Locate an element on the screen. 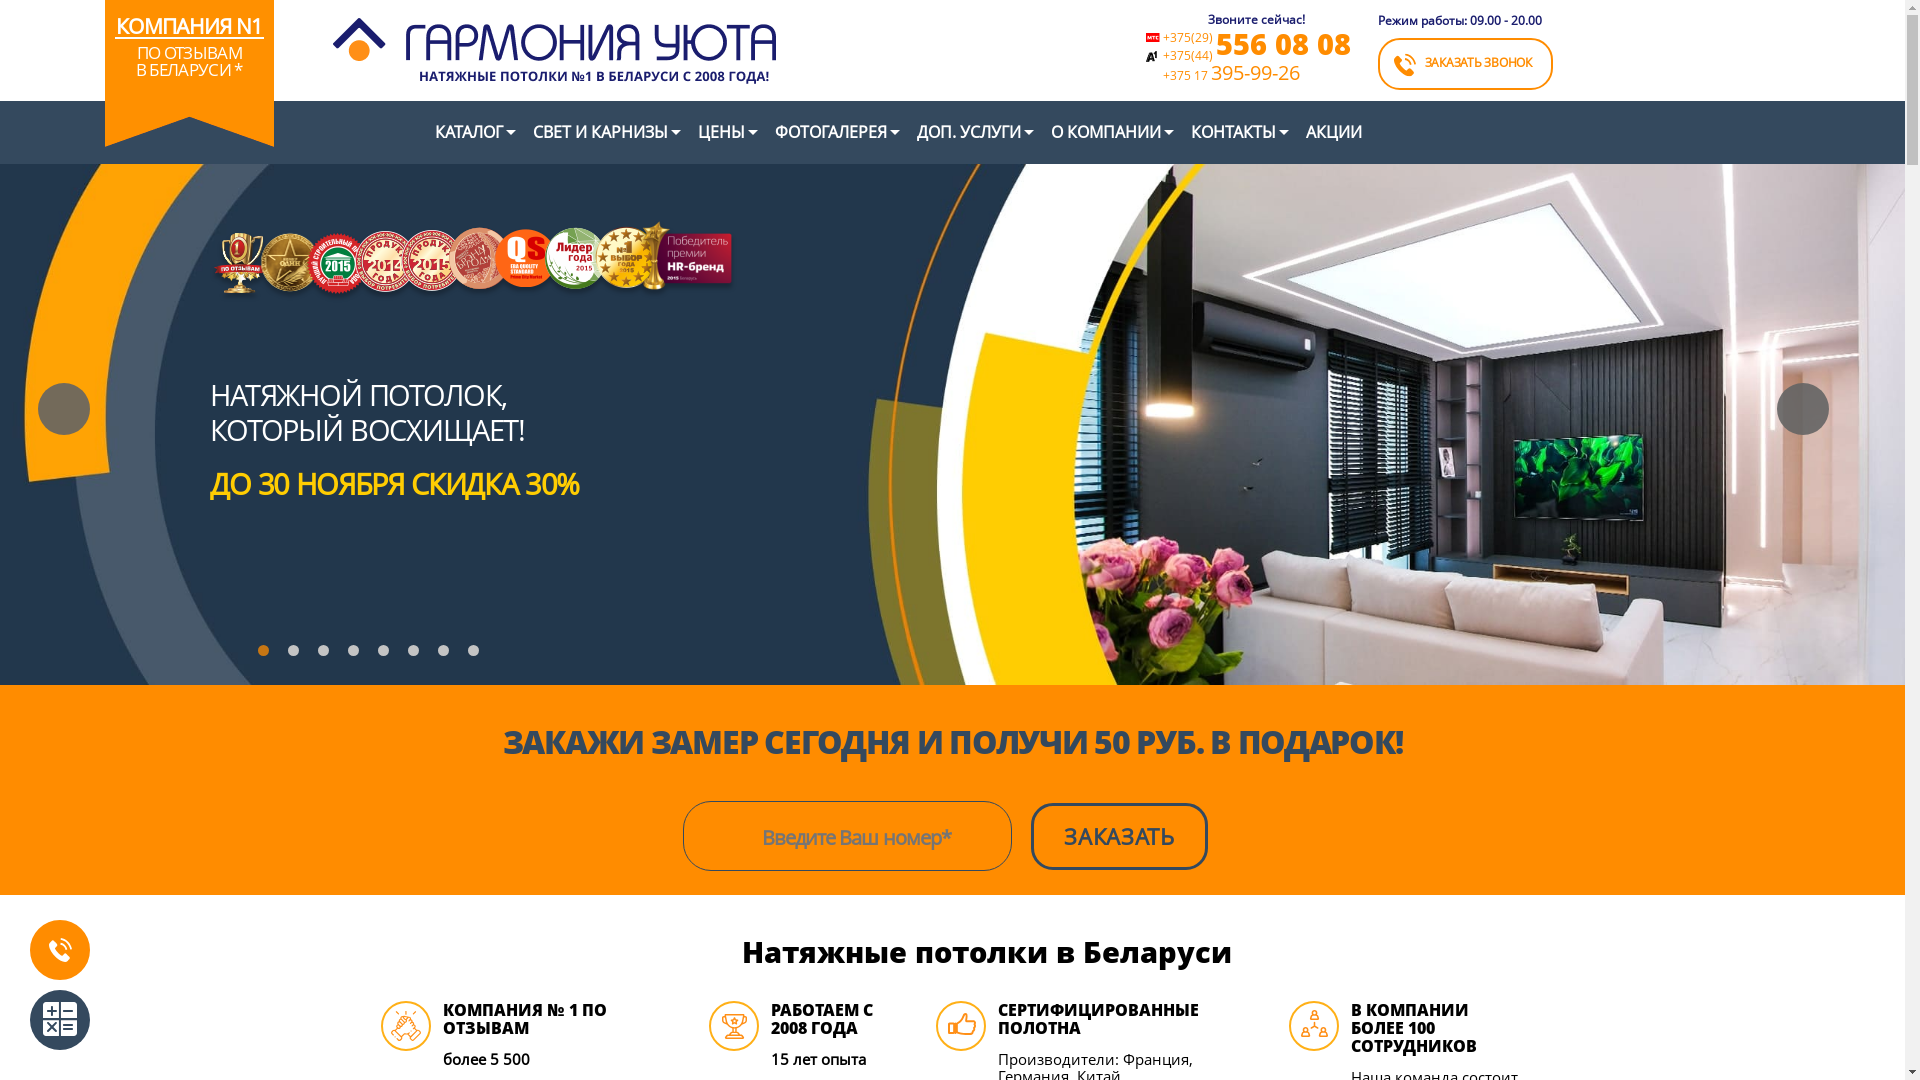  '556 08 08' is located at coordinates (1283, 43).